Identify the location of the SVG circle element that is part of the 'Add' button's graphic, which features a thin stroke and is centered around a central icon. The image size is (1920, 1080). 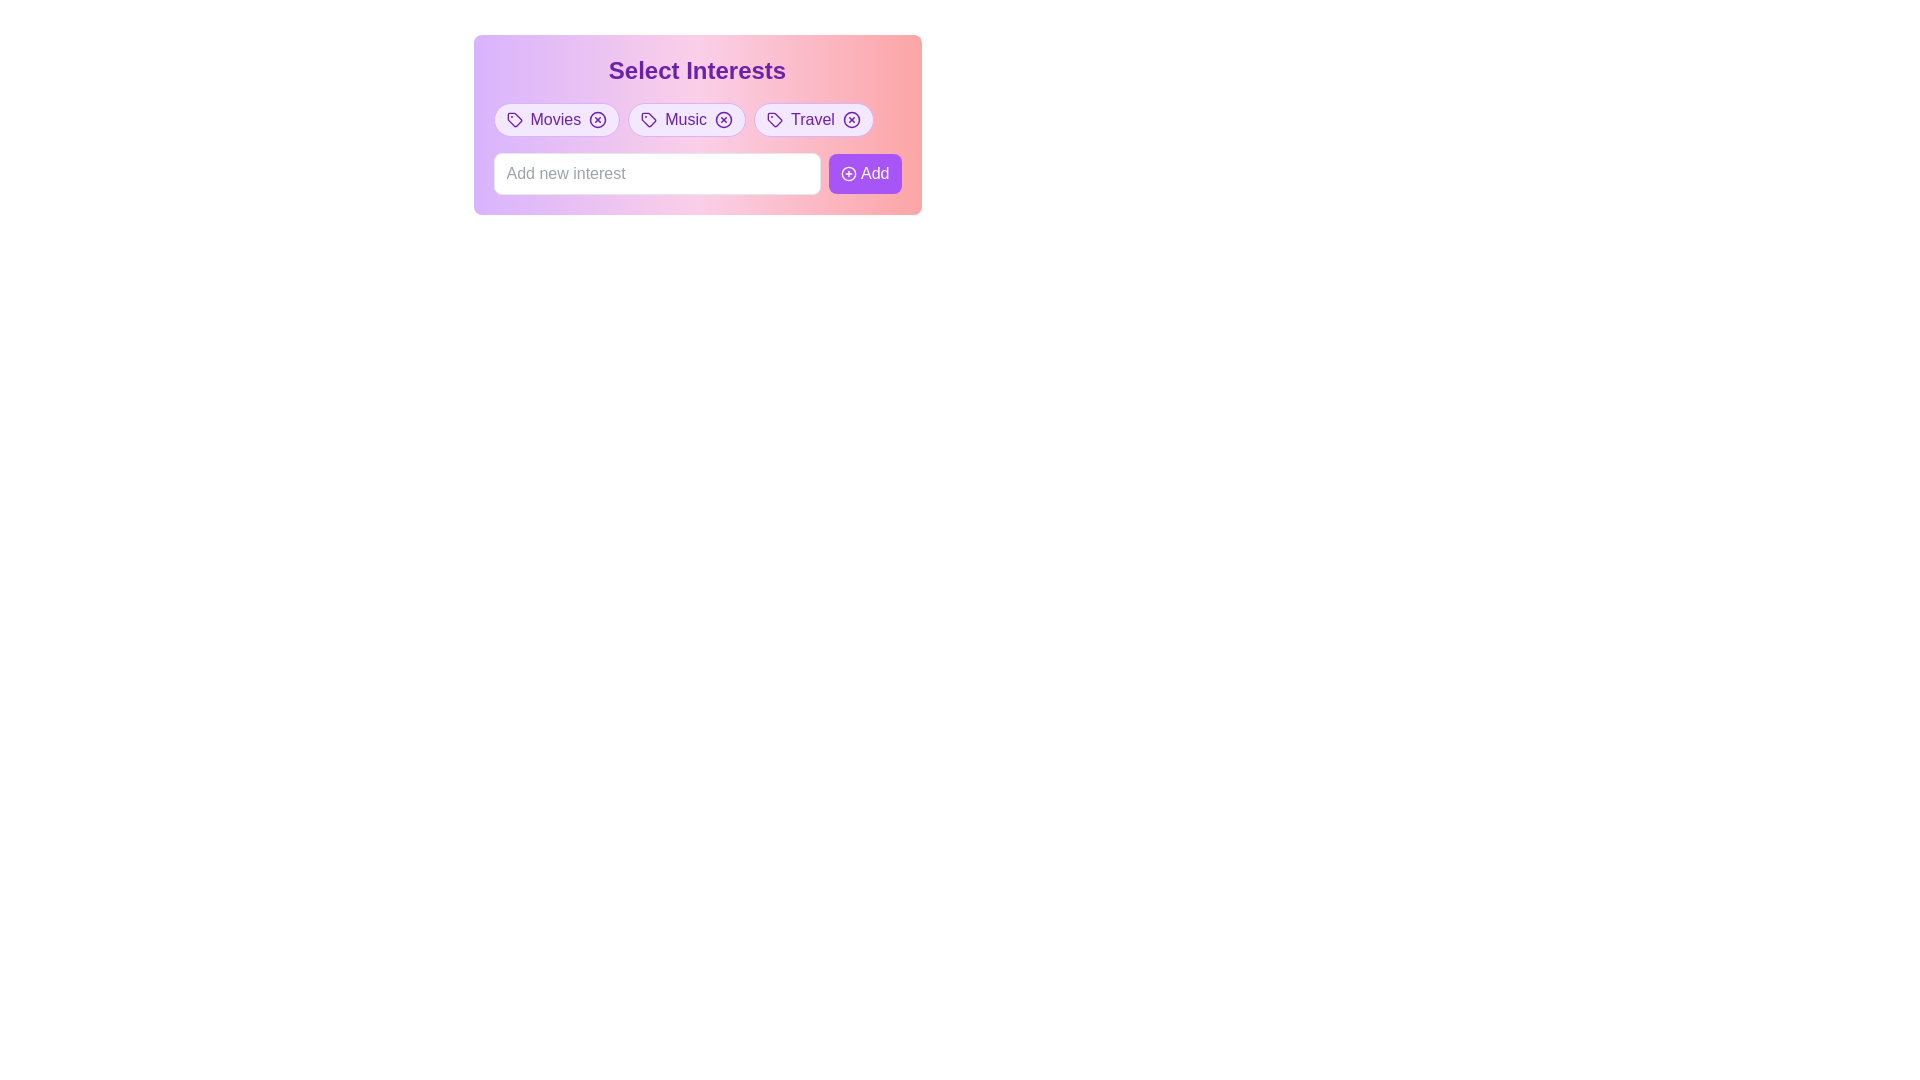
(849, 172).